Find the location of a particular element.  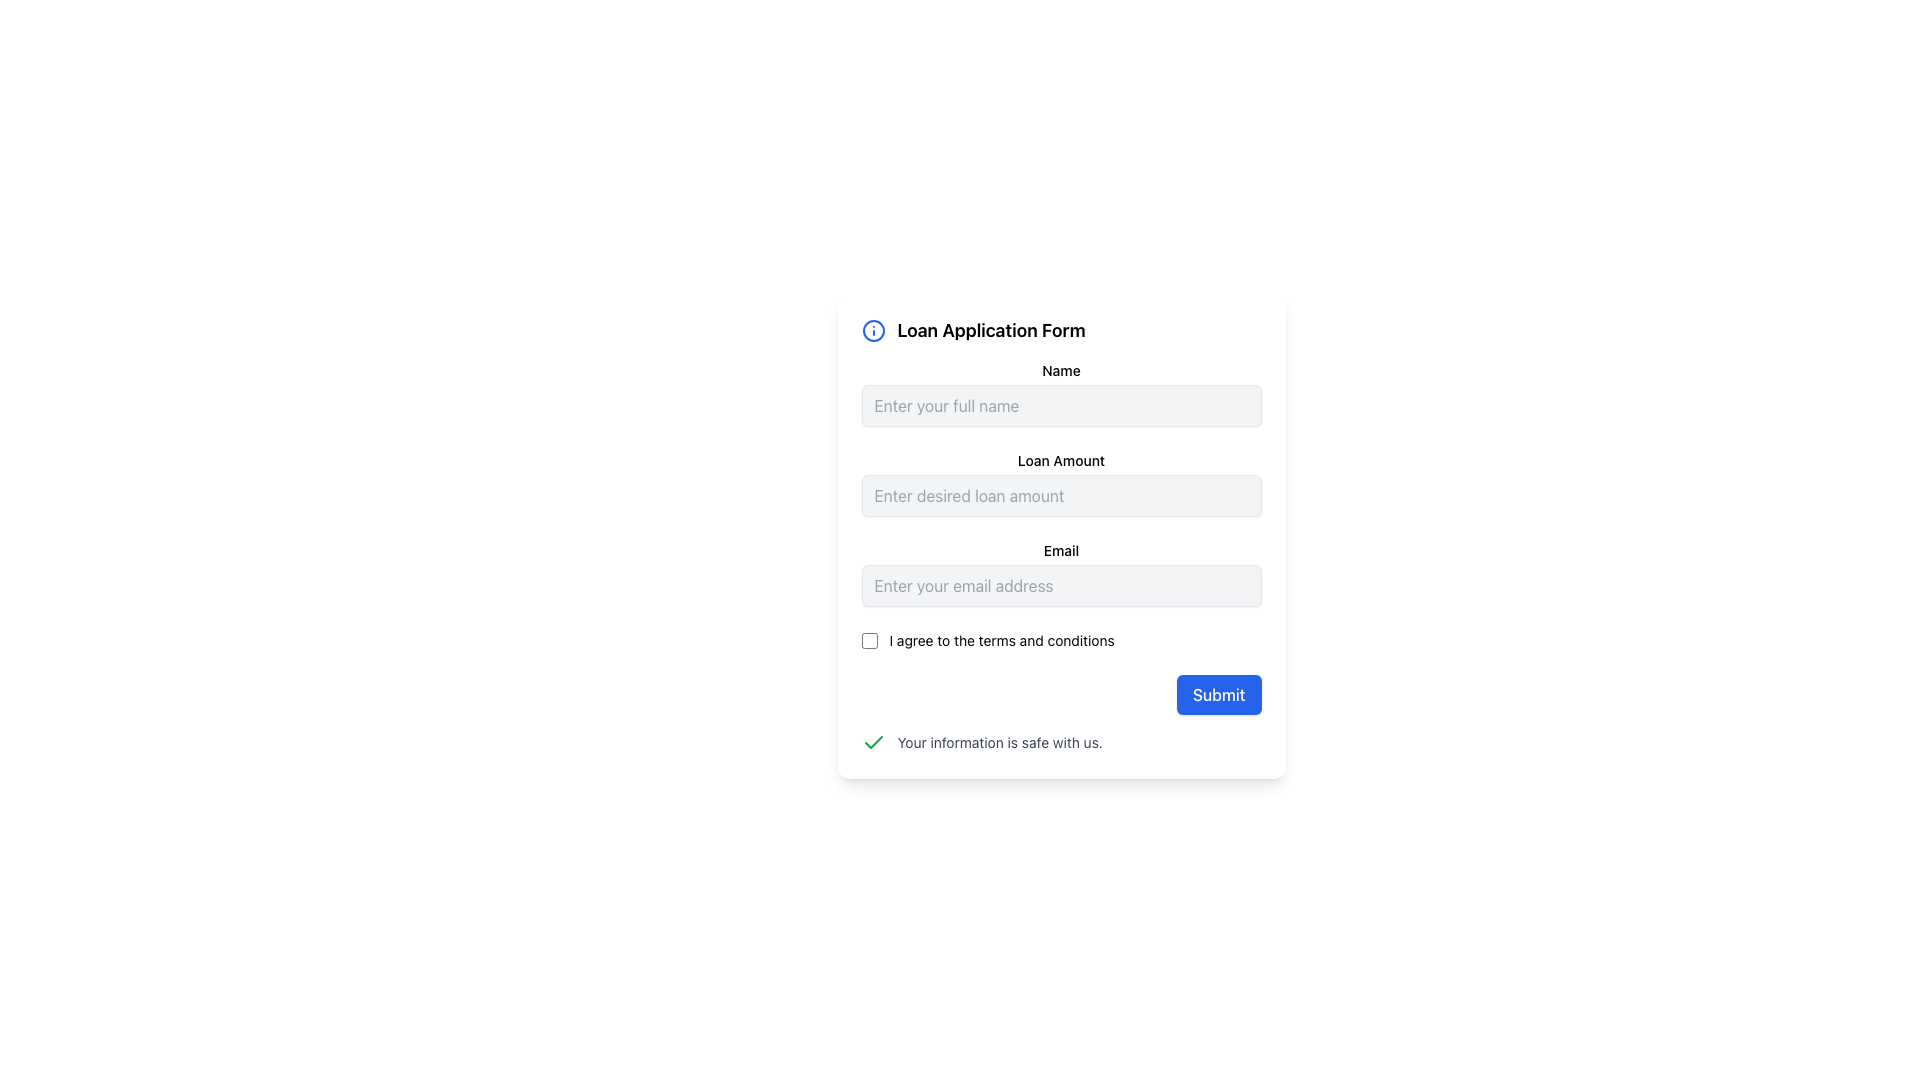

the information icon with a blue circular outline located in the top-left of the header section of the 'Loan Application Form' is located at coordinates (873, 330).